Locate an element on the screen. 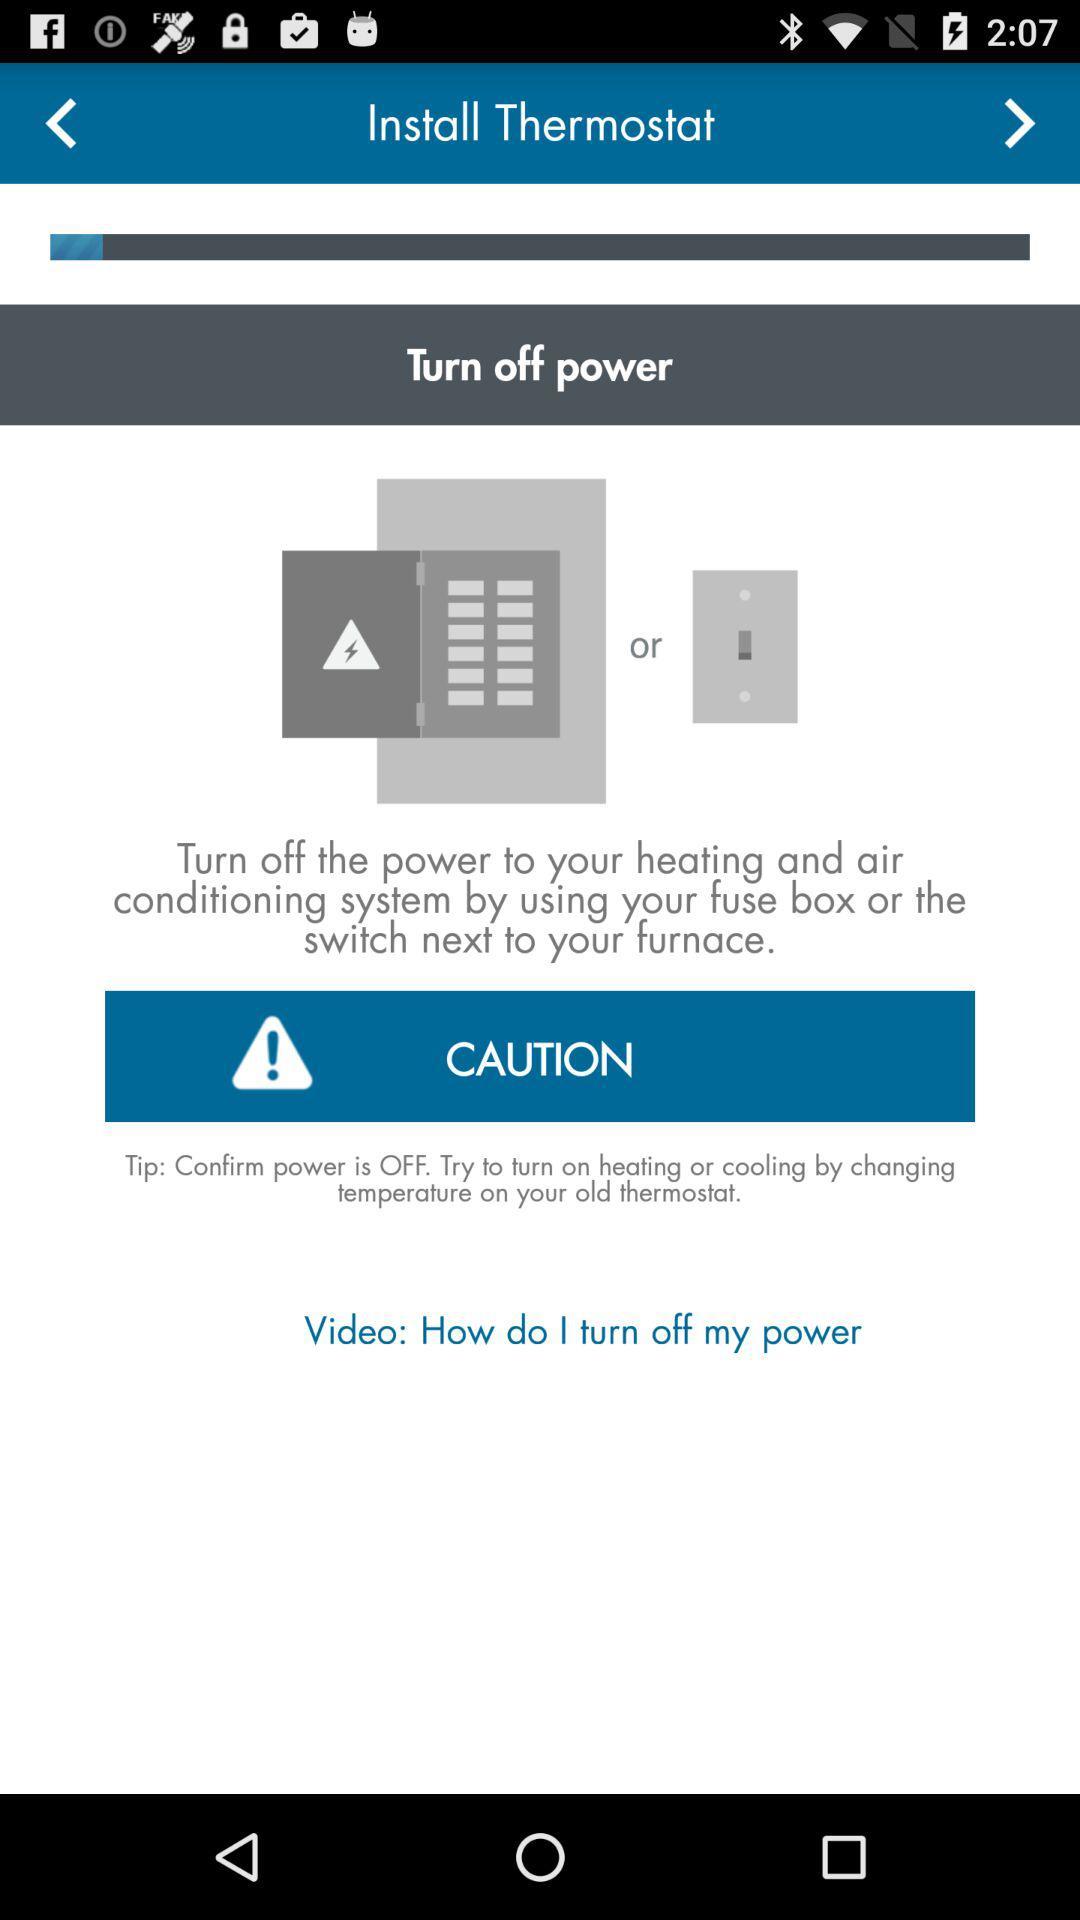 The width and height of the screenshot is (1080, 1920). the arrow_forward icon is located at coordinates (1019, 131).